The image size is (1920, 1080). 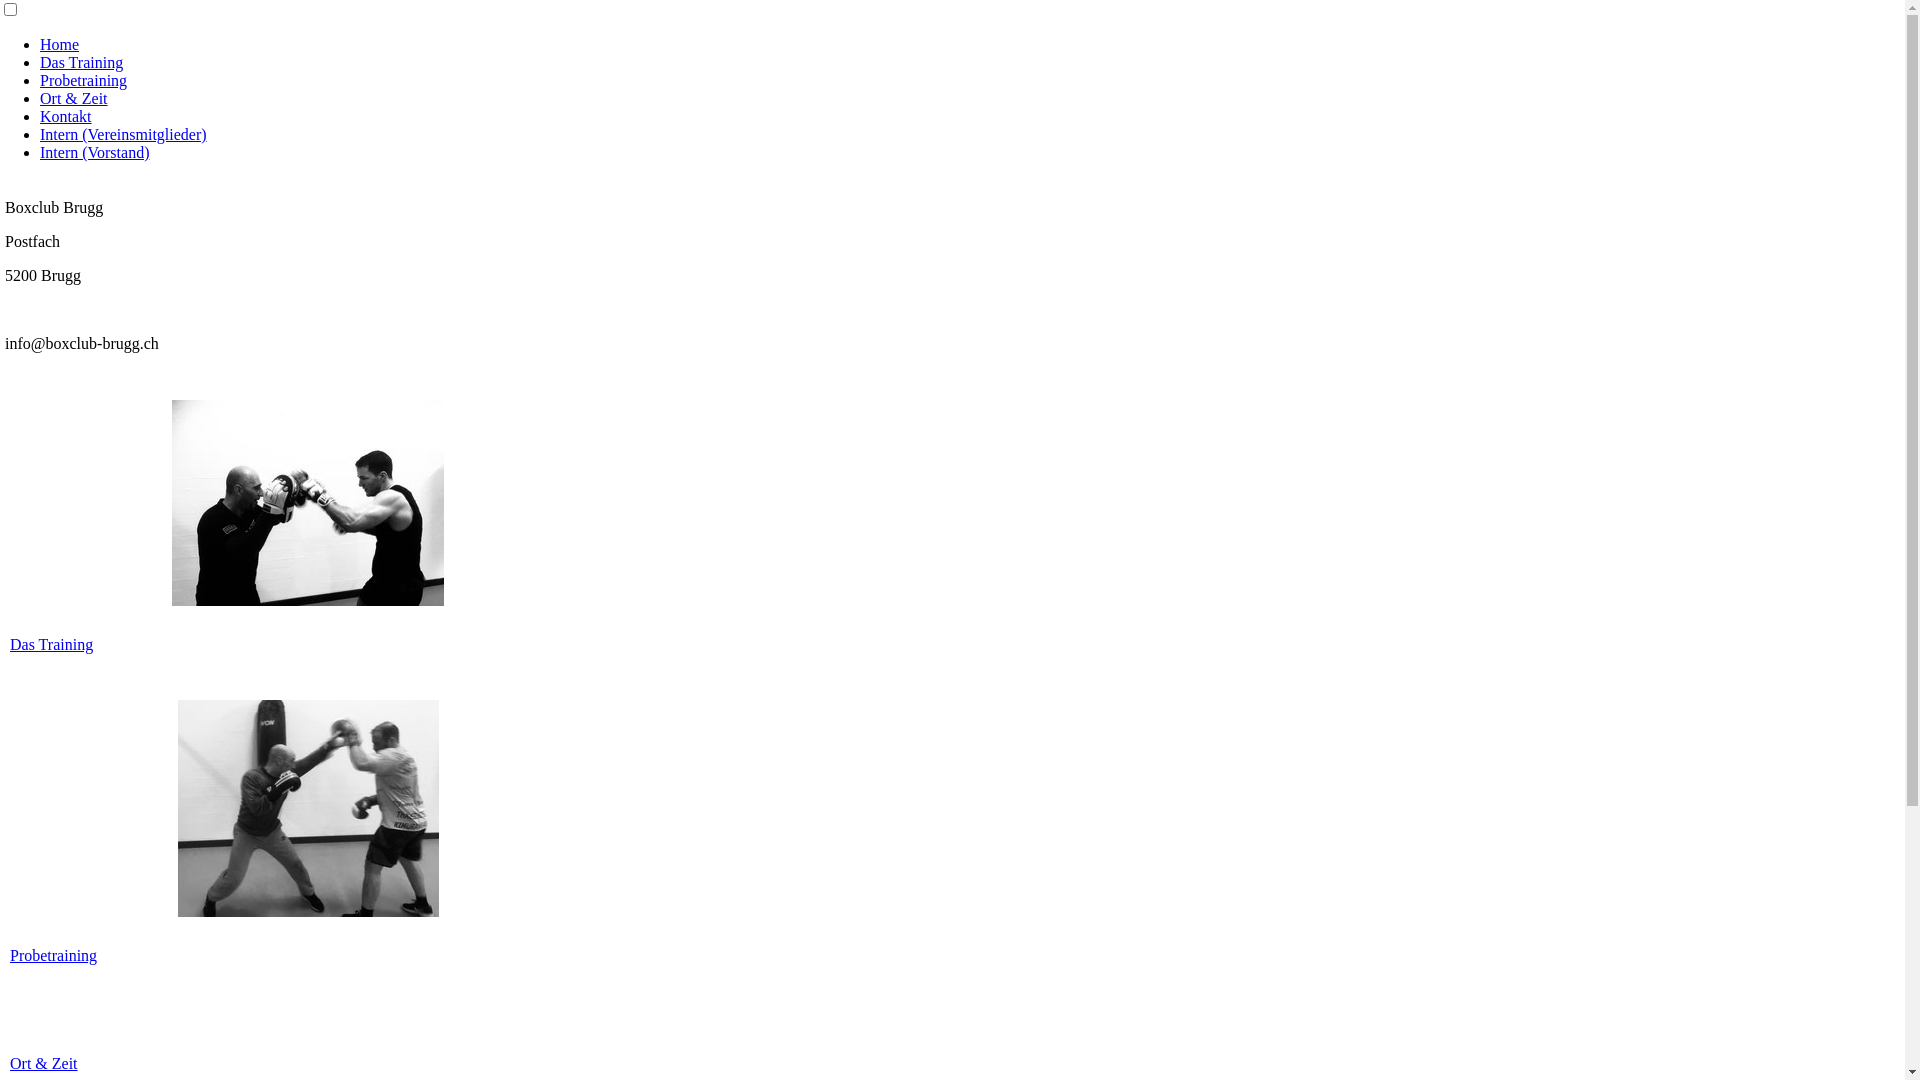 I want to click on 'Das Training', so click(x=80, y=61).